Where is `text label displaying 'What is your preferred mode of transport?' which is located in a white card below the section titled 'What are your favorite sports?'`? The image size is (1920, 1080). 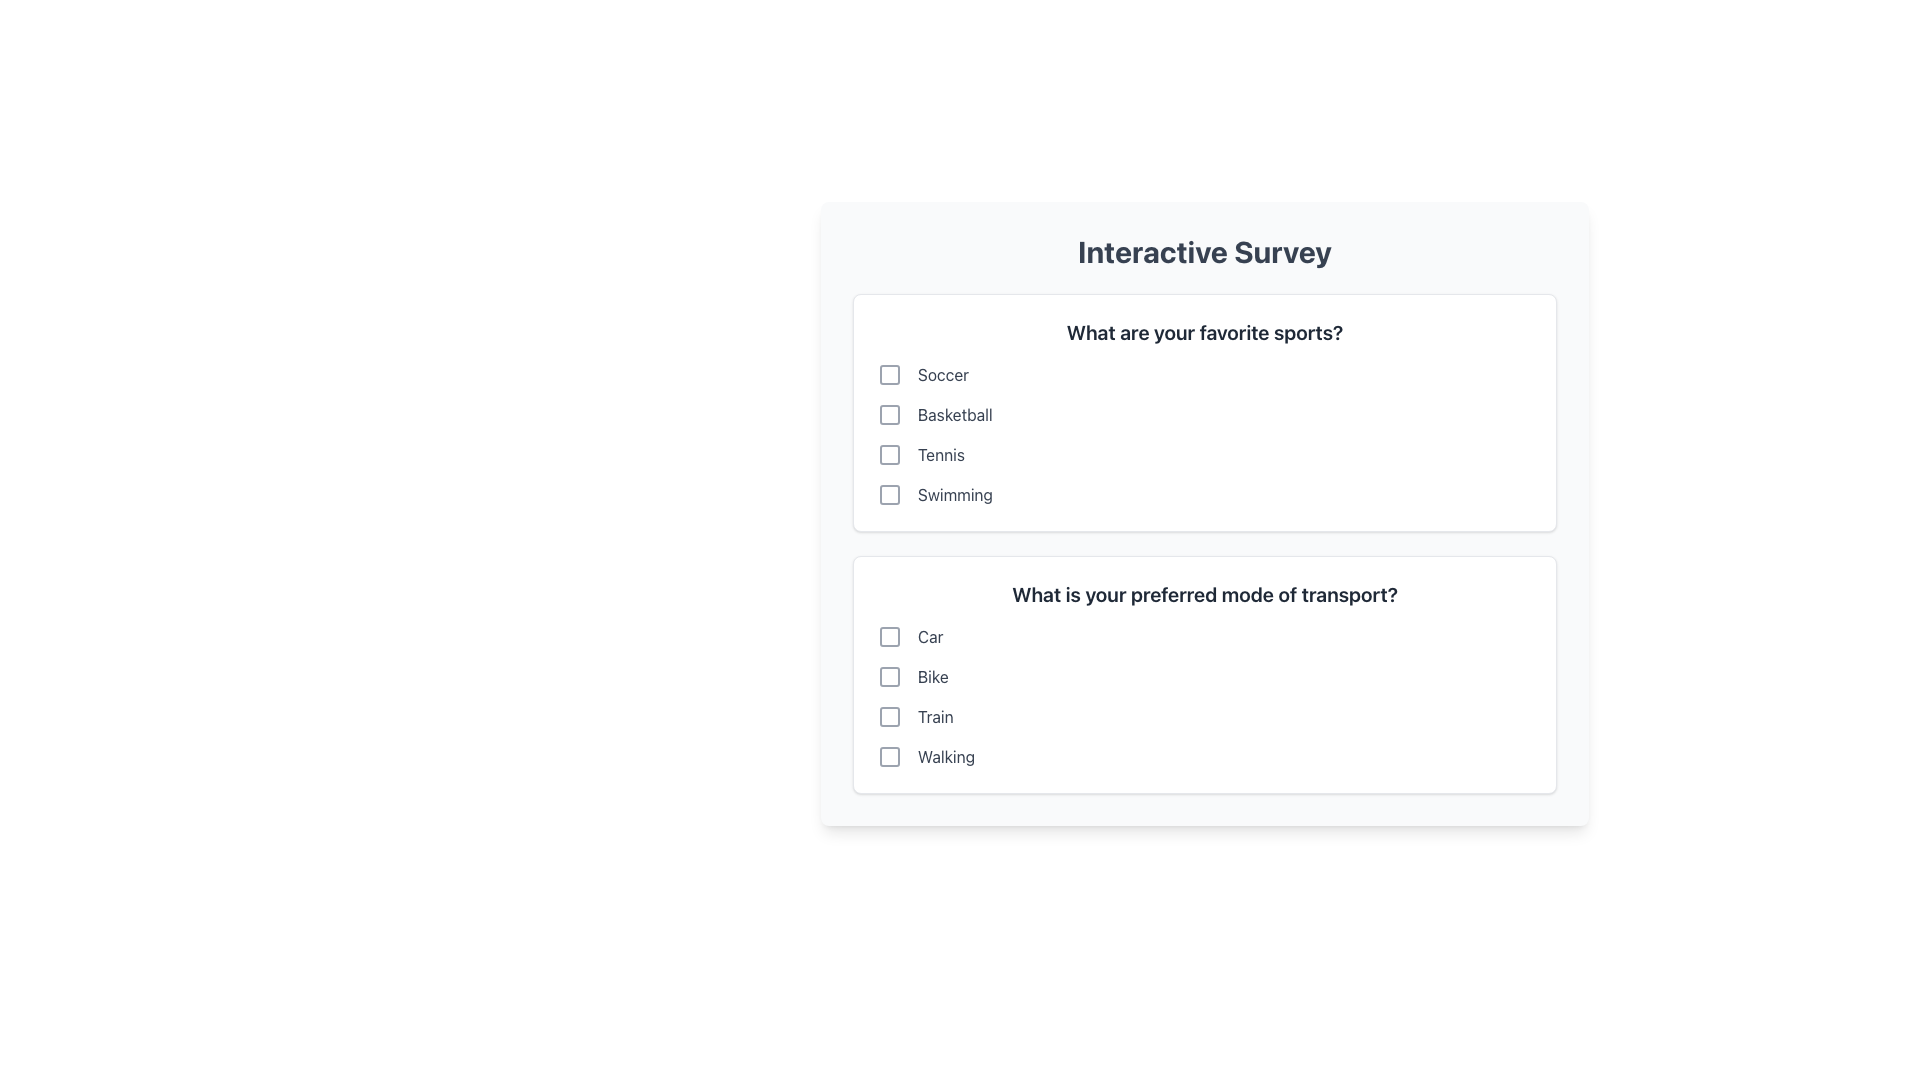 text label displaying 'What is your preferred mode of transport?' which is located in a white card below the section titled 'What are your favorite sports?' is located at coordinates (1203, 593).